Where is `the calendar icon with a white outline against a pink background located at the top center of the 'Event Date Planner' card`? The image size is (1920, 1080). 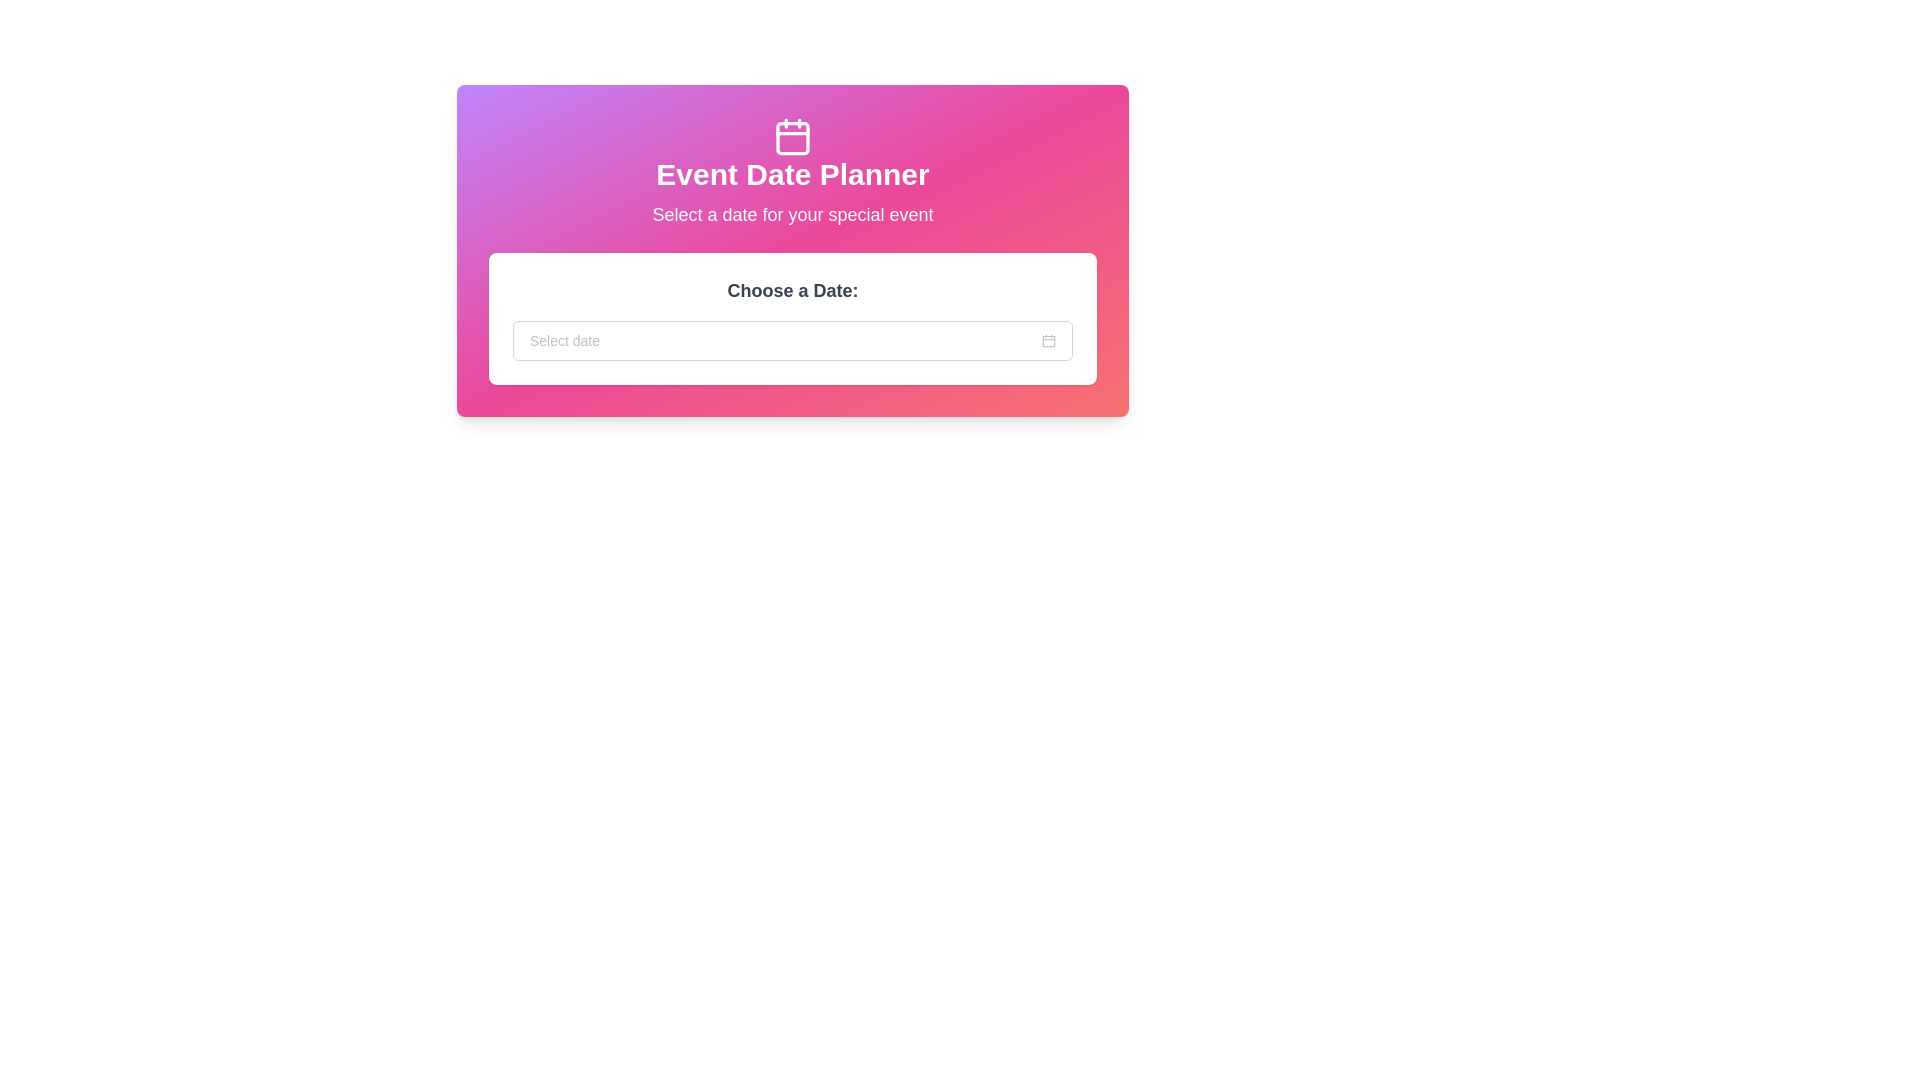
the calendar icon with a white outline against a pink background located at the top center of the 'Event Date Planner' card is located at coordinates (791, 136).